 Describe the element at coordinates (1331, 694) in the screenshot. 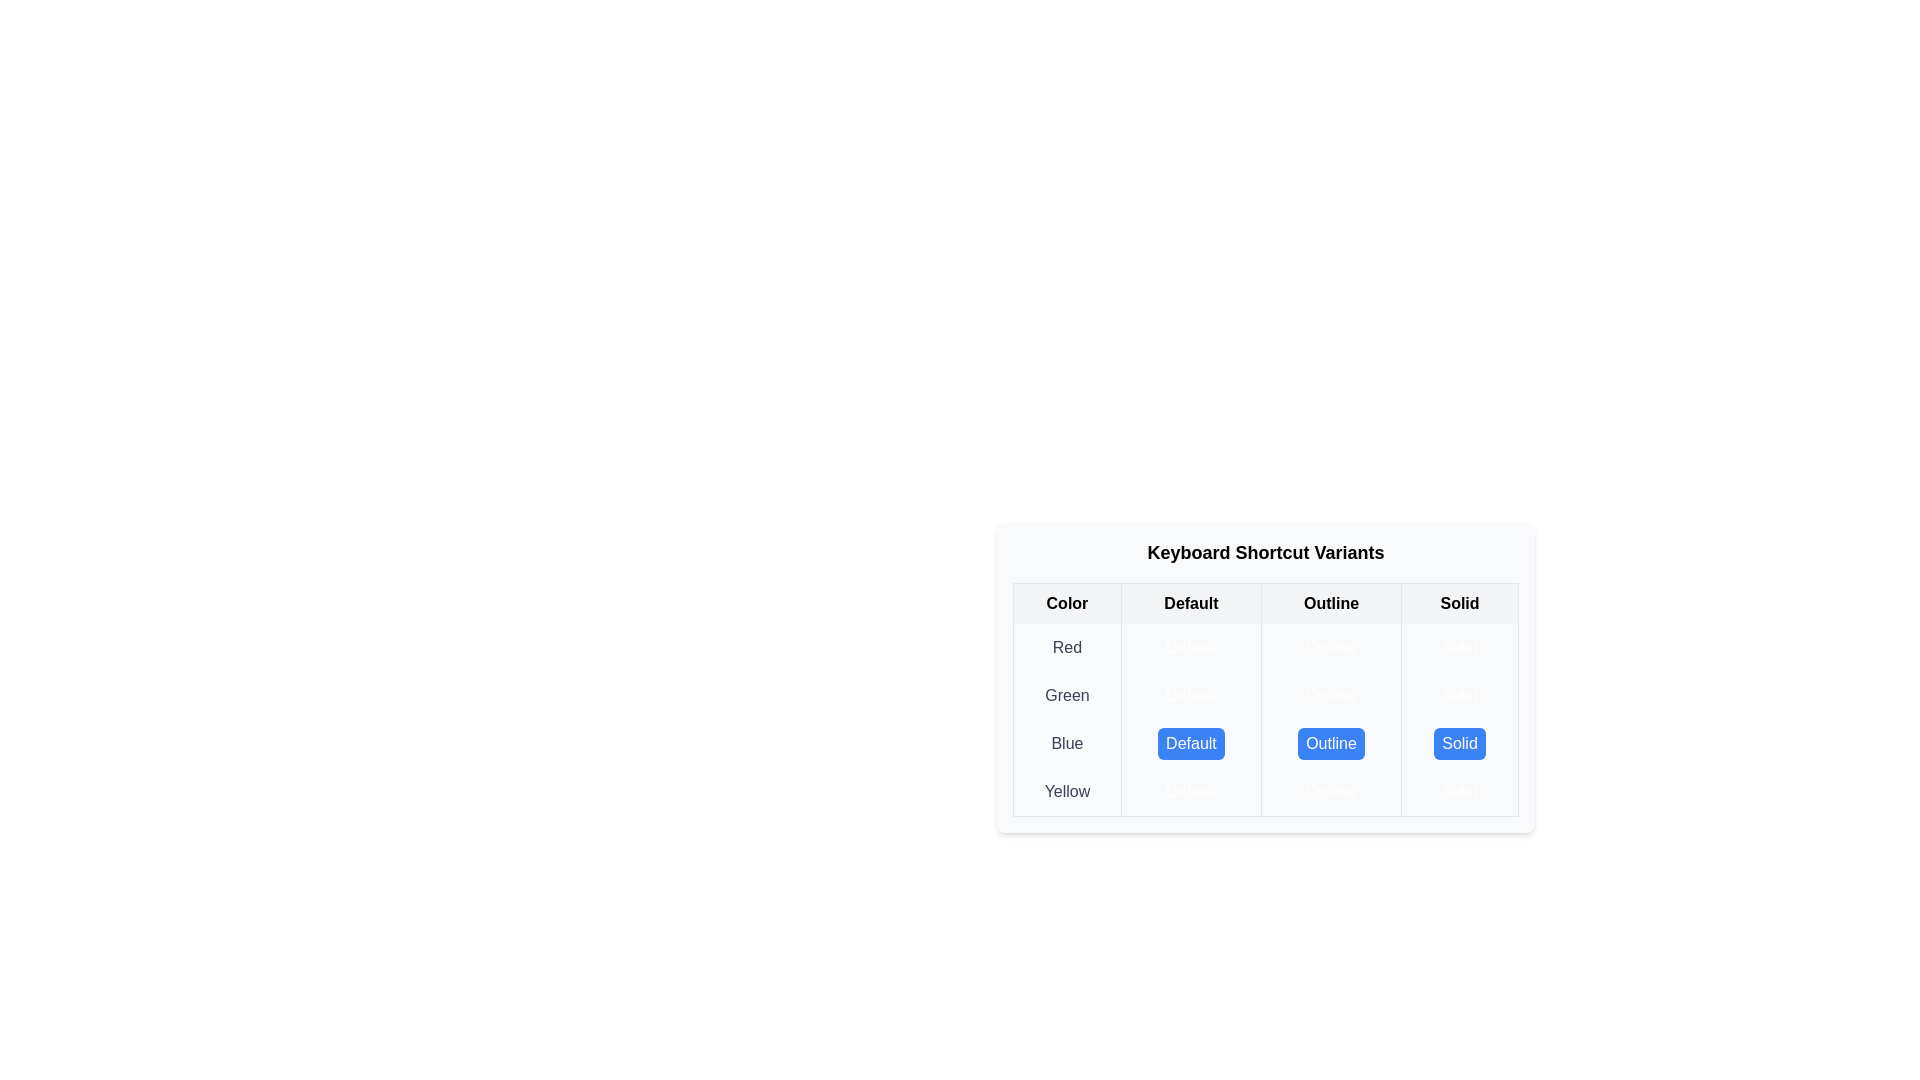

I see `the button located in the 'Green' category of the 'Outline' section to observe its hover effect` at that location.